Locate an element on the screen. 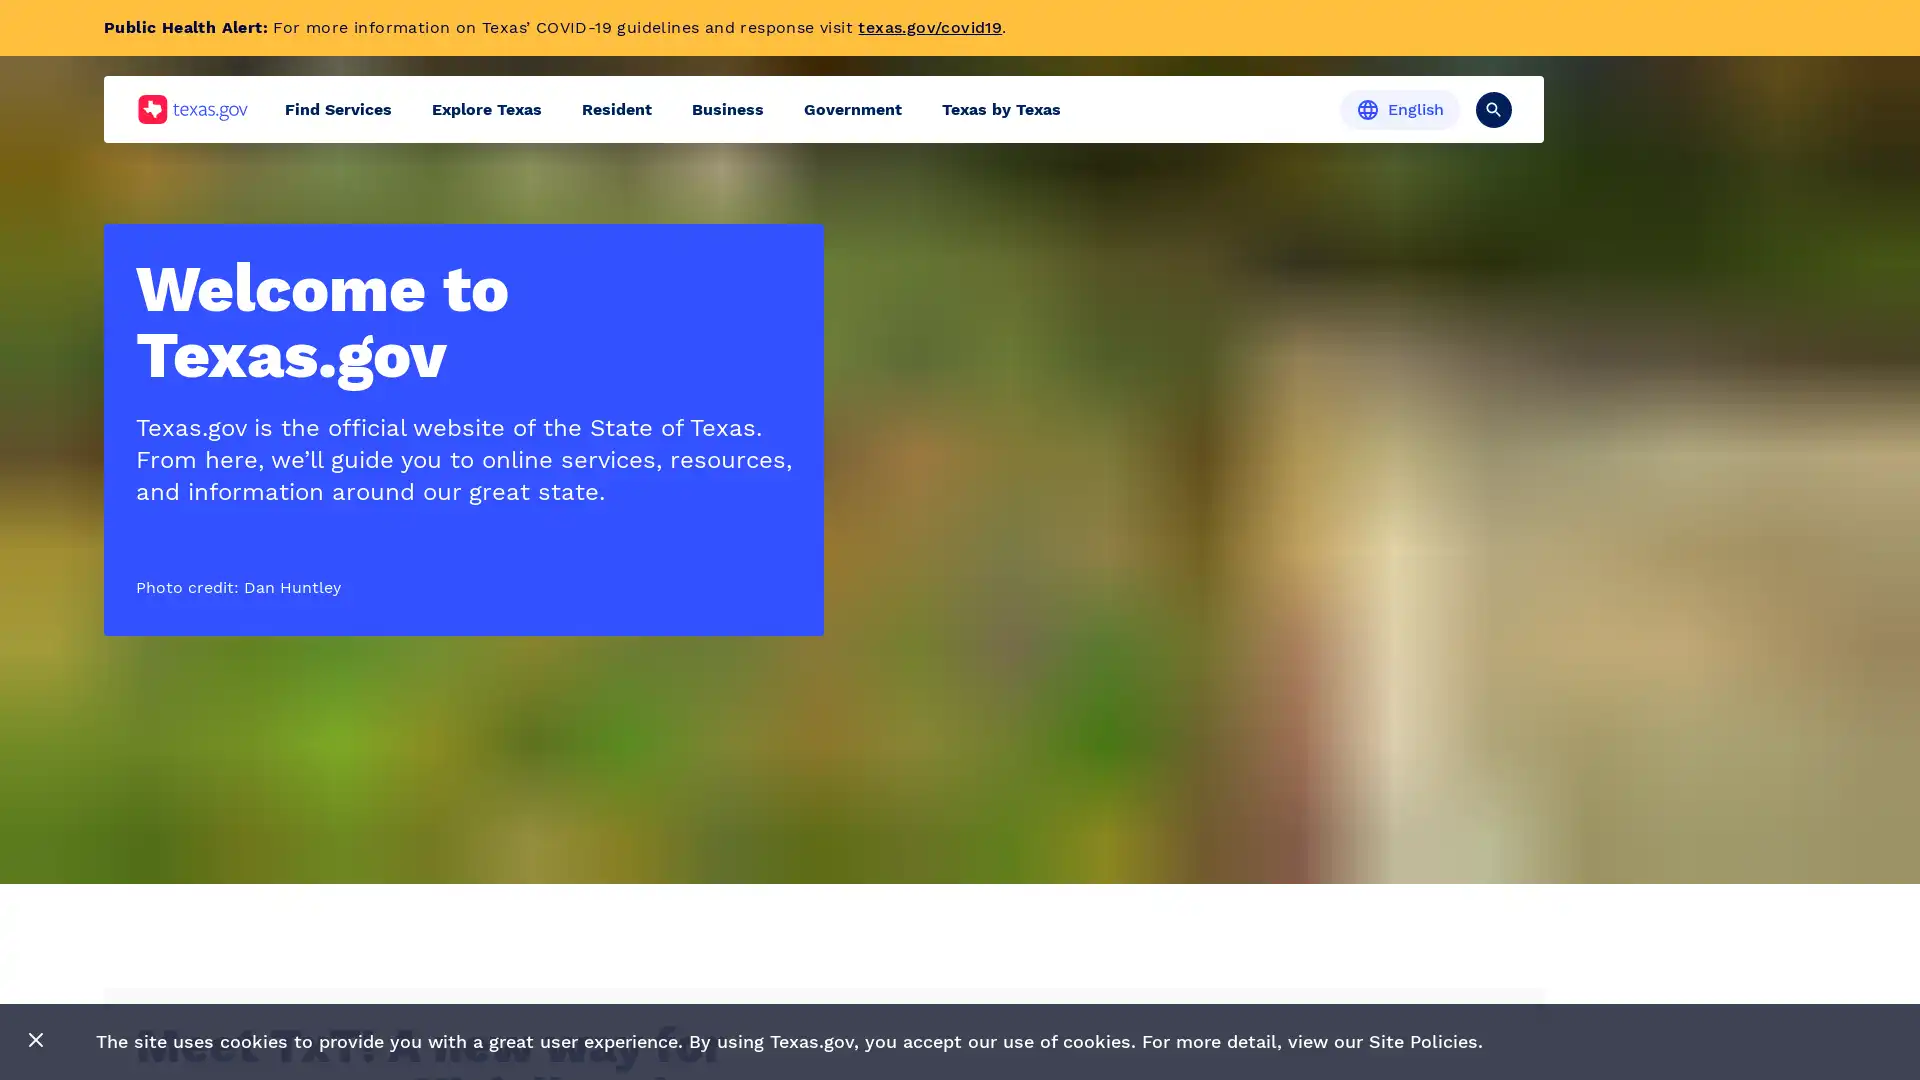 The height and width of the screenshot is (1080, 1920). Search is located at coordinates (1493, 108).